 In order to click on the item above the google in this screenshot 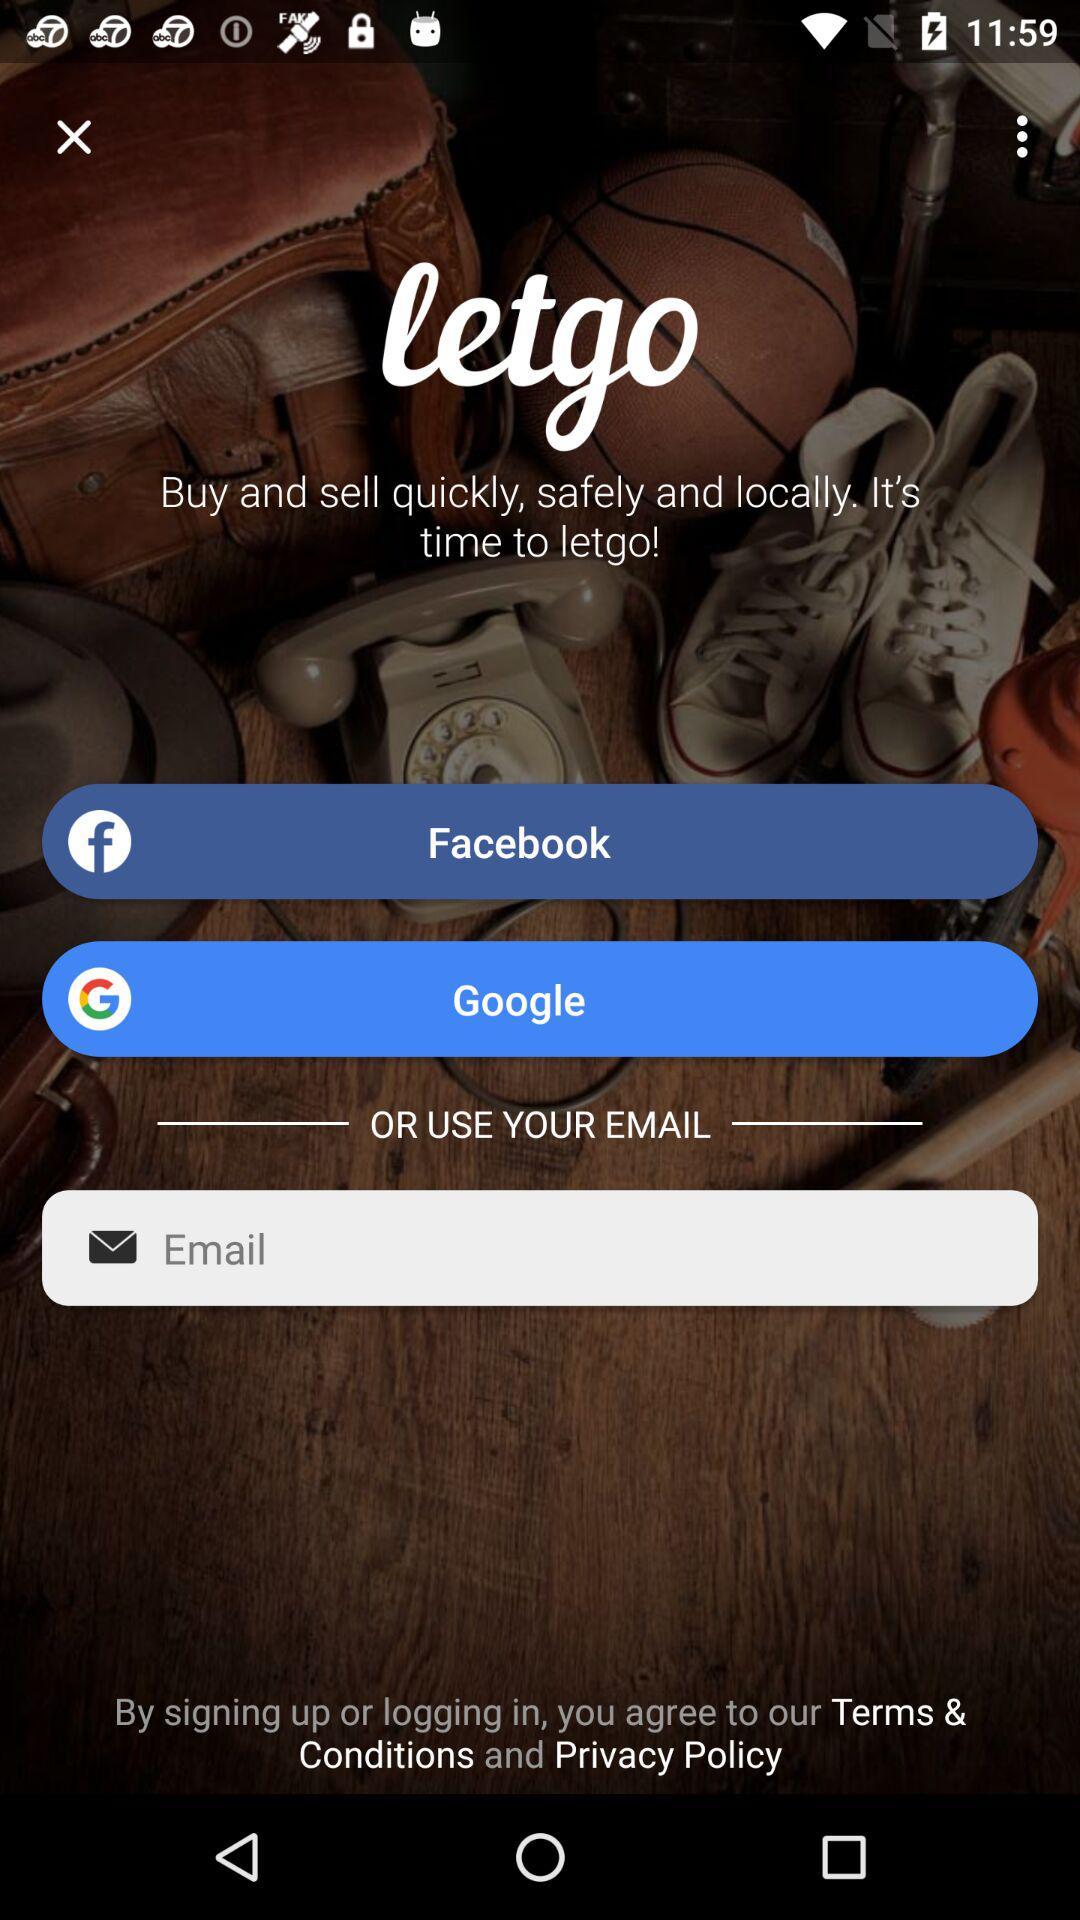, I will do `click(540, 841)`.